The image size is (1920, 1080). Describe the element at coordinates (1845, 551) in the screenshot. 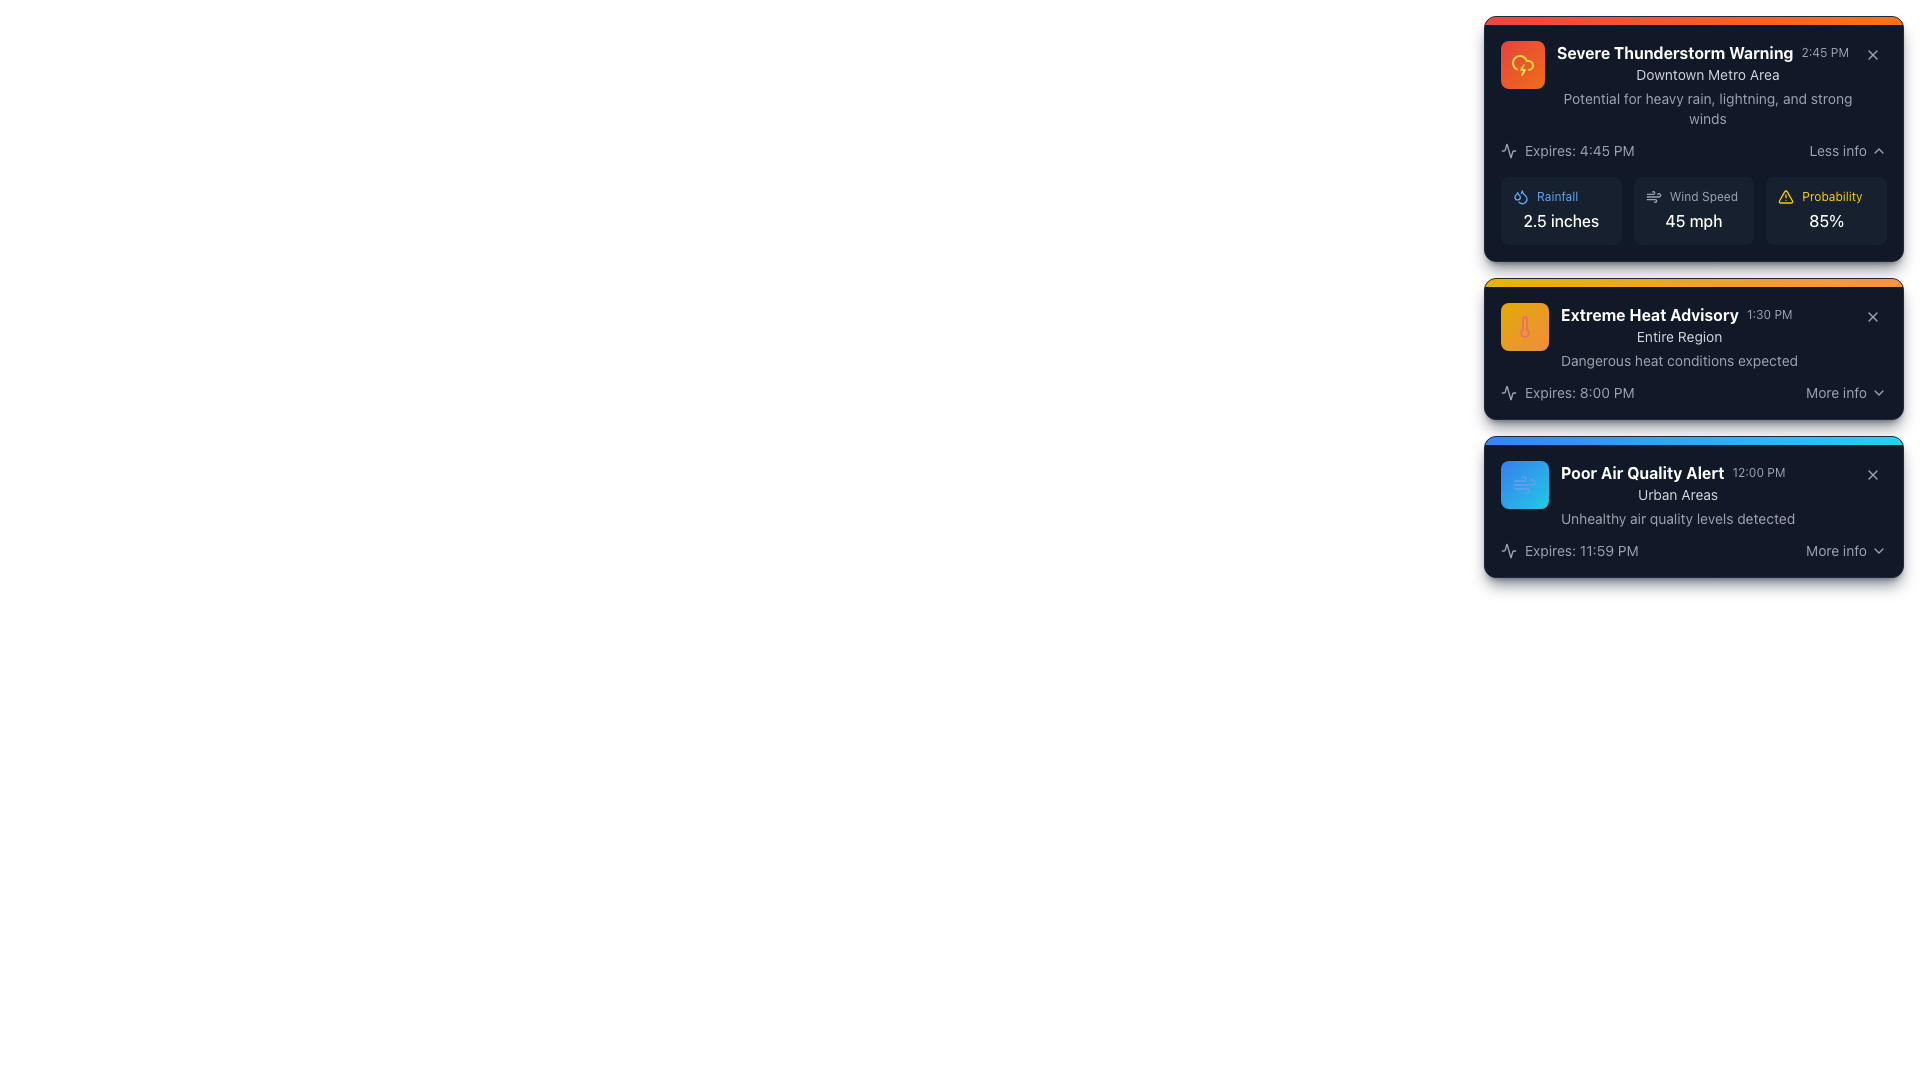

I see `the interactive button labeled 'More info' with a downward facing chevron icon to change the text color from gray to white` at that location.